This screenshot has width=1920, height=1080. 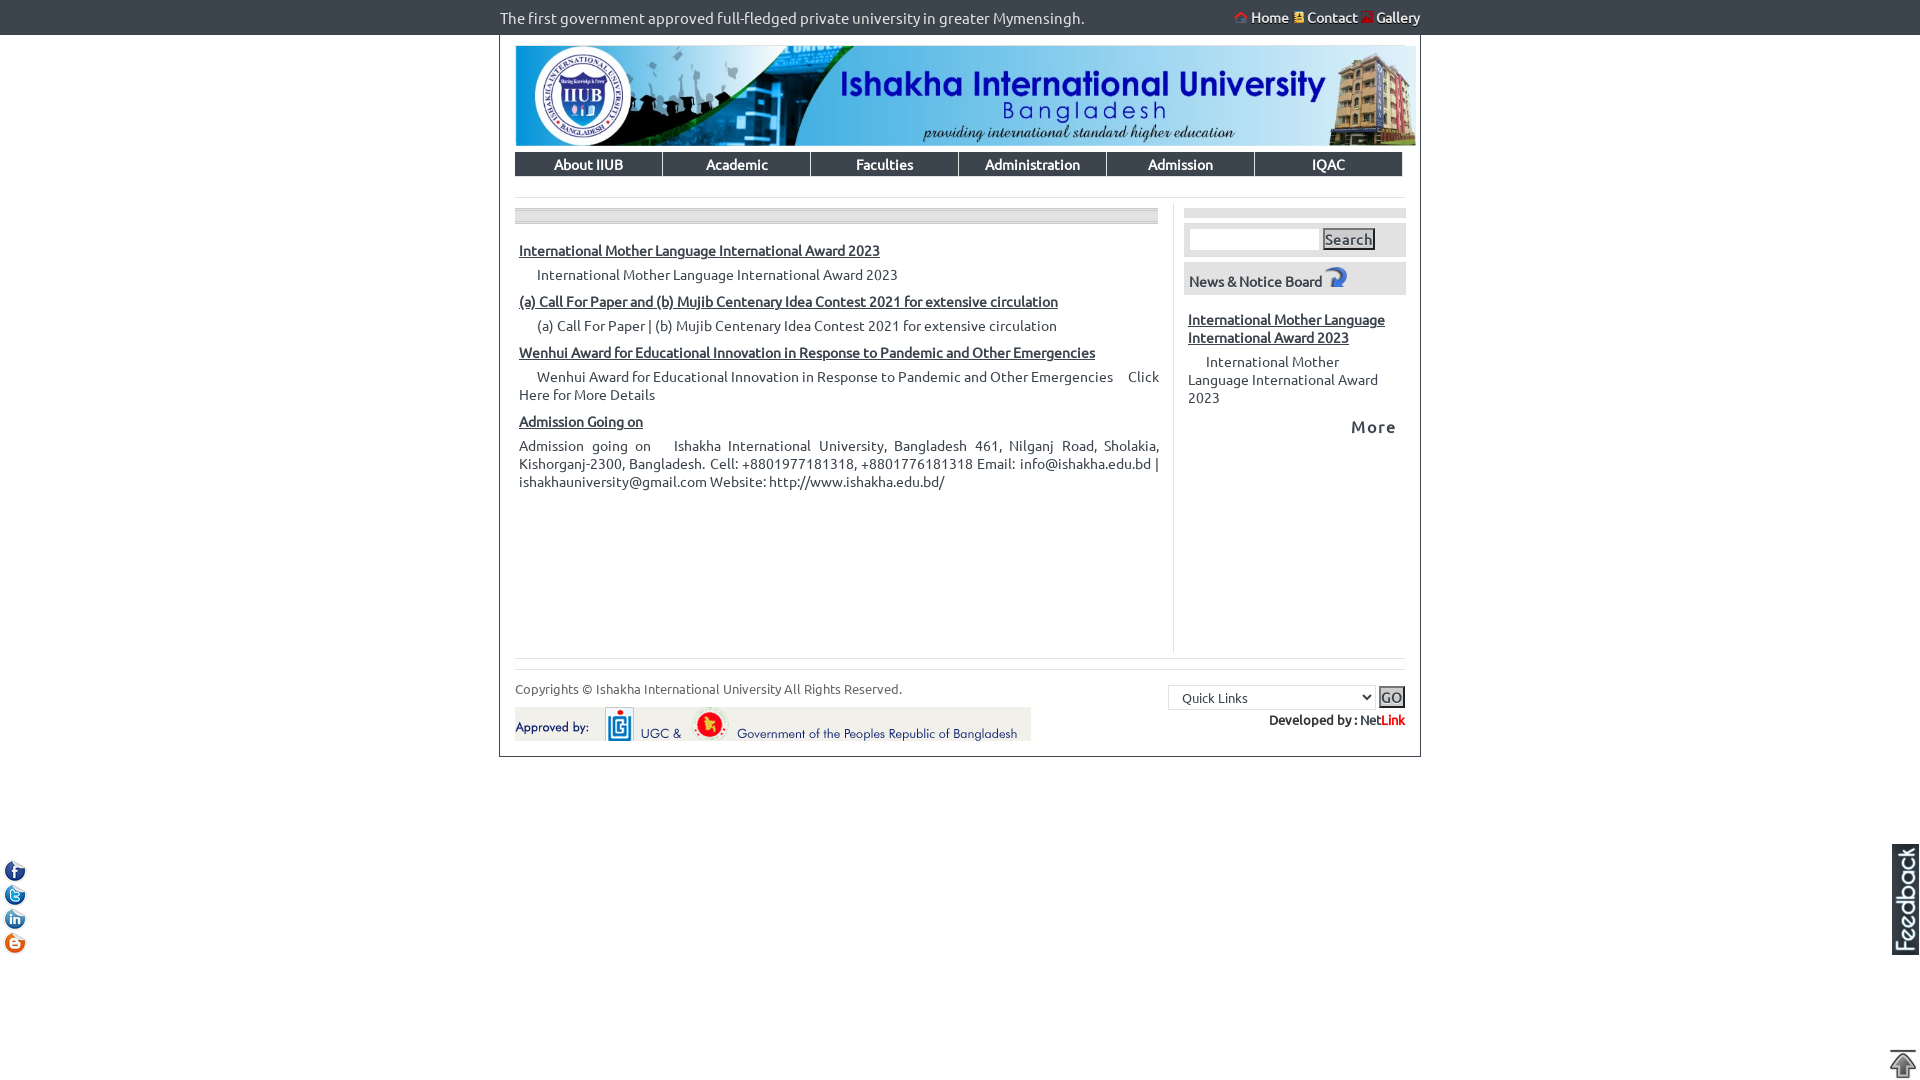 What do you see at coordinates (1372, 424) in the screenshot?
I see `'More'` at bounding box center [1372, 424].